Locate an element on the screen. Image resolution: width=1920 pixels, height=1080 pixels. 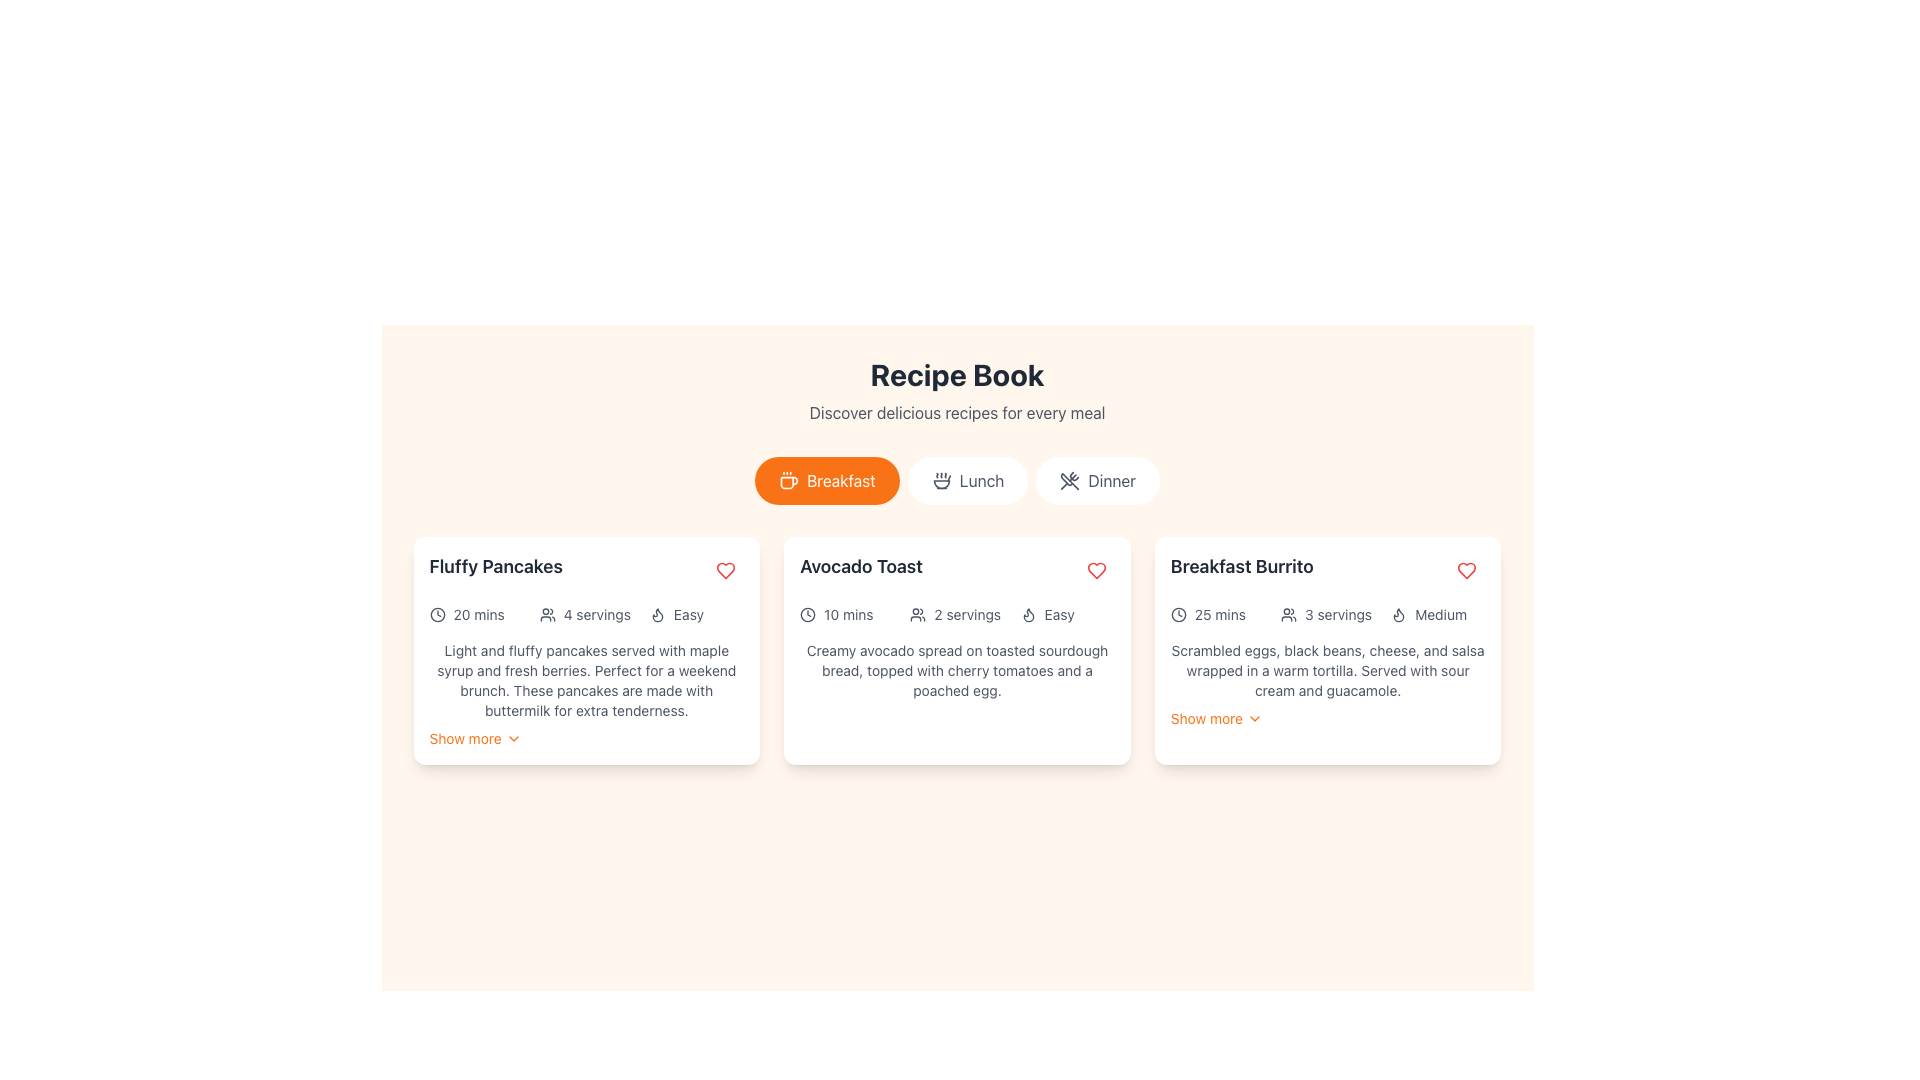
the text label displaying 'Avocado Toast', which is a large, bold, dark gray title positioned in the center card of a group of cards is located at coordinates (861, 567).